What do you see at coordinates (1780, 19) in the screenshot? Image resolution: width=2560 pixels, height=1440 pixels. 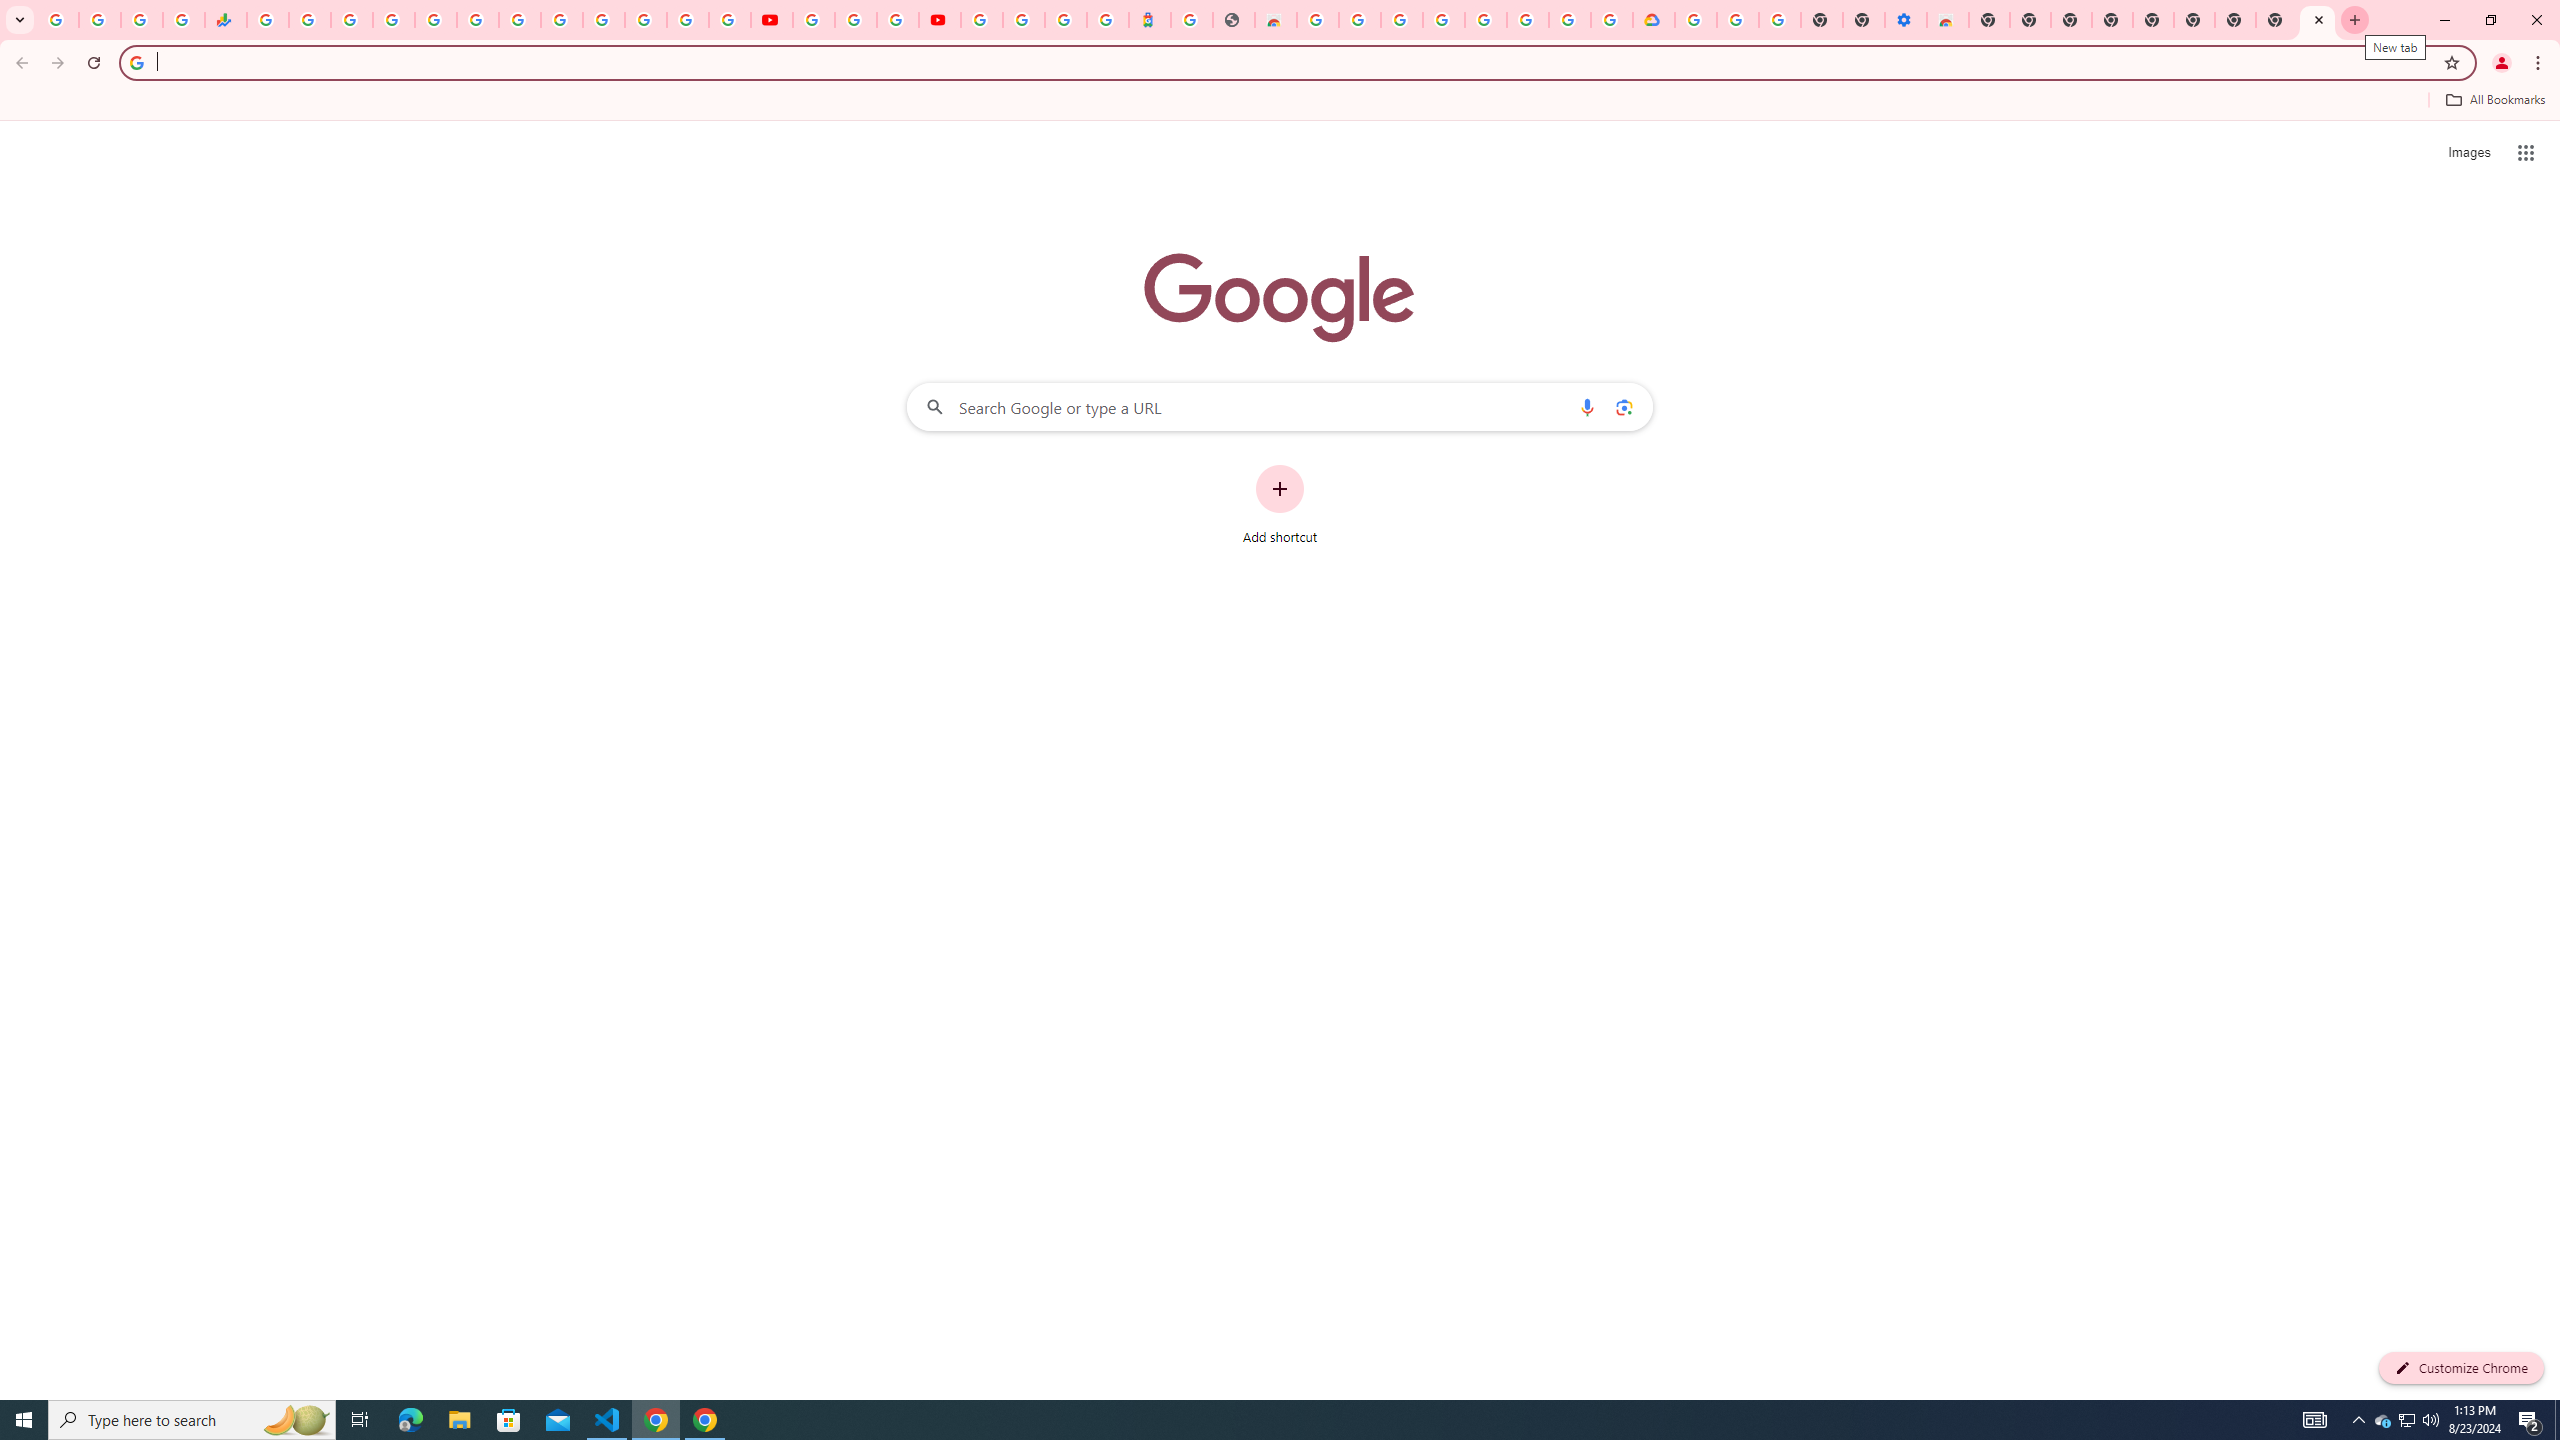 I see `'Turn cookies on or off - Computer - Google Account Help'` at bounding box center [1780, 19].